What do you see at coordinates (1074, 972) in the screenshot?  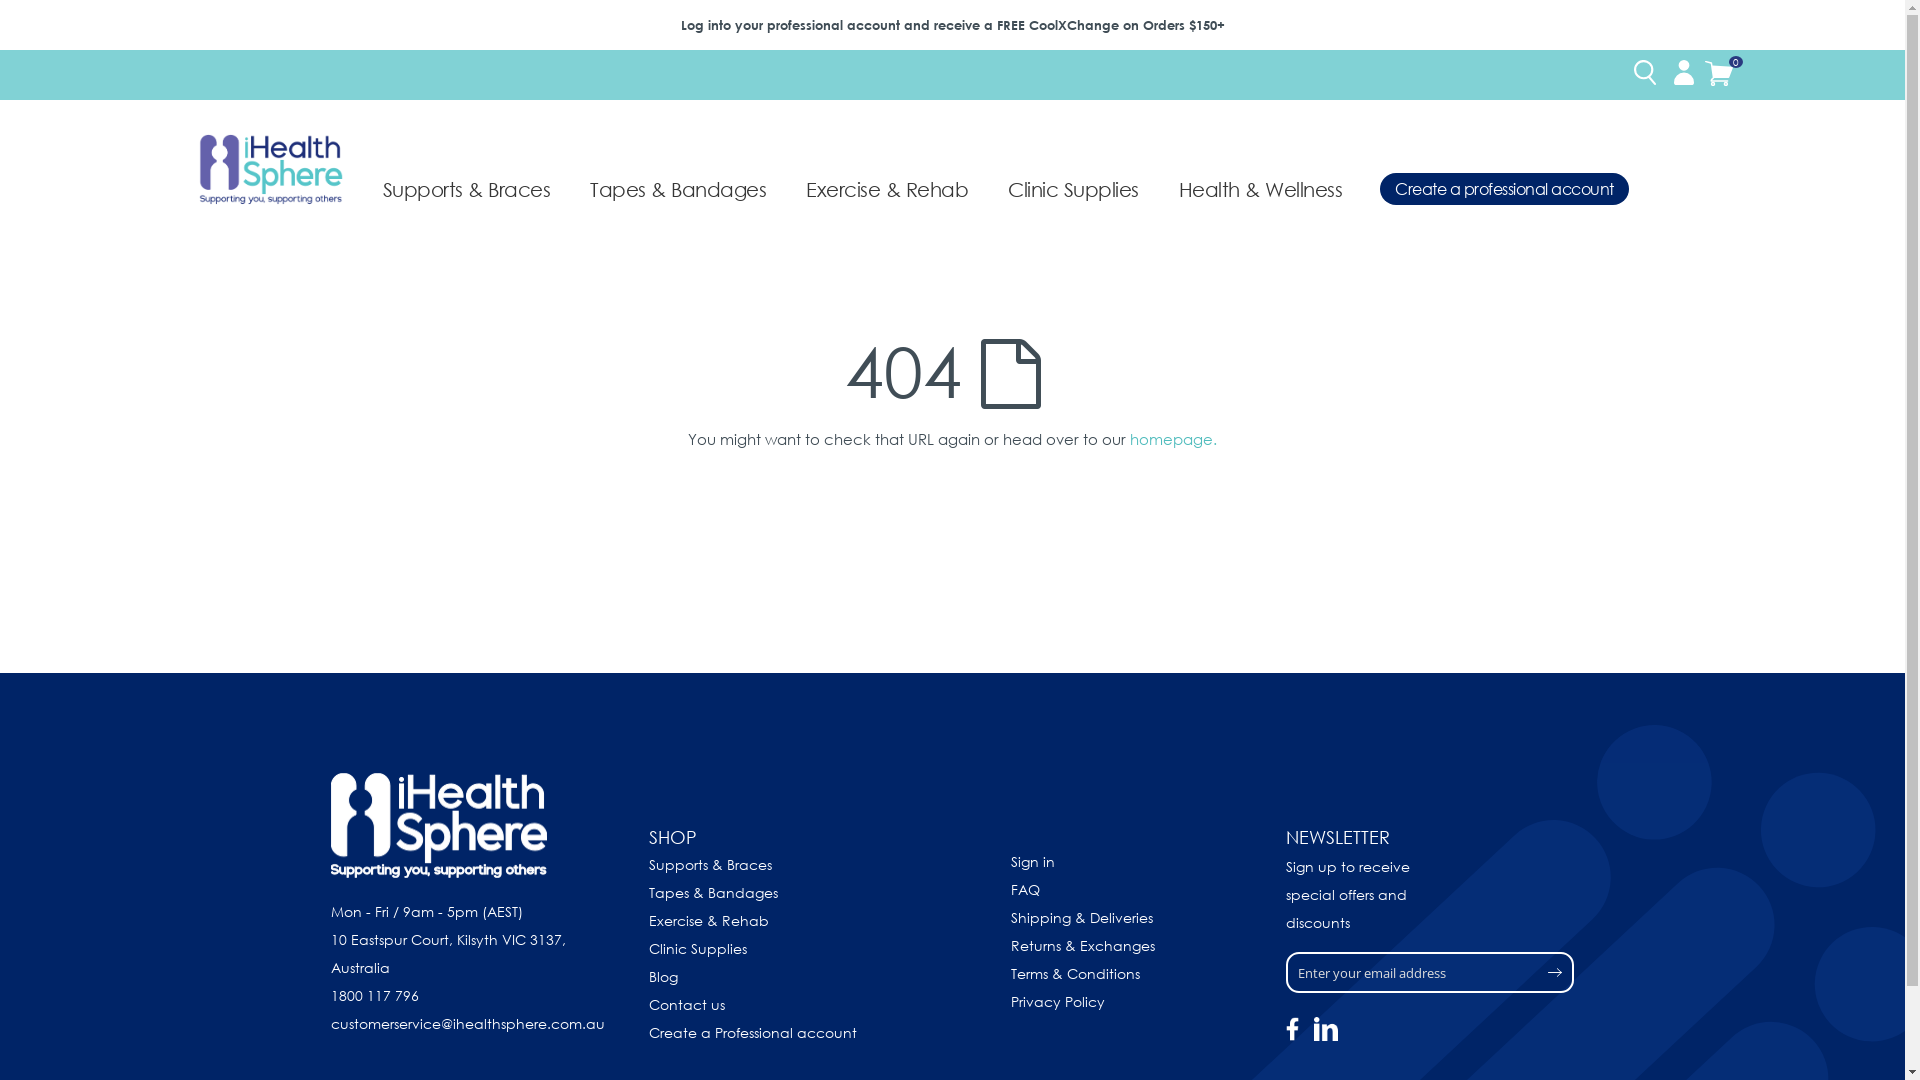 I see `'Terms & Conditions'` at bounding box center [1074, 972].